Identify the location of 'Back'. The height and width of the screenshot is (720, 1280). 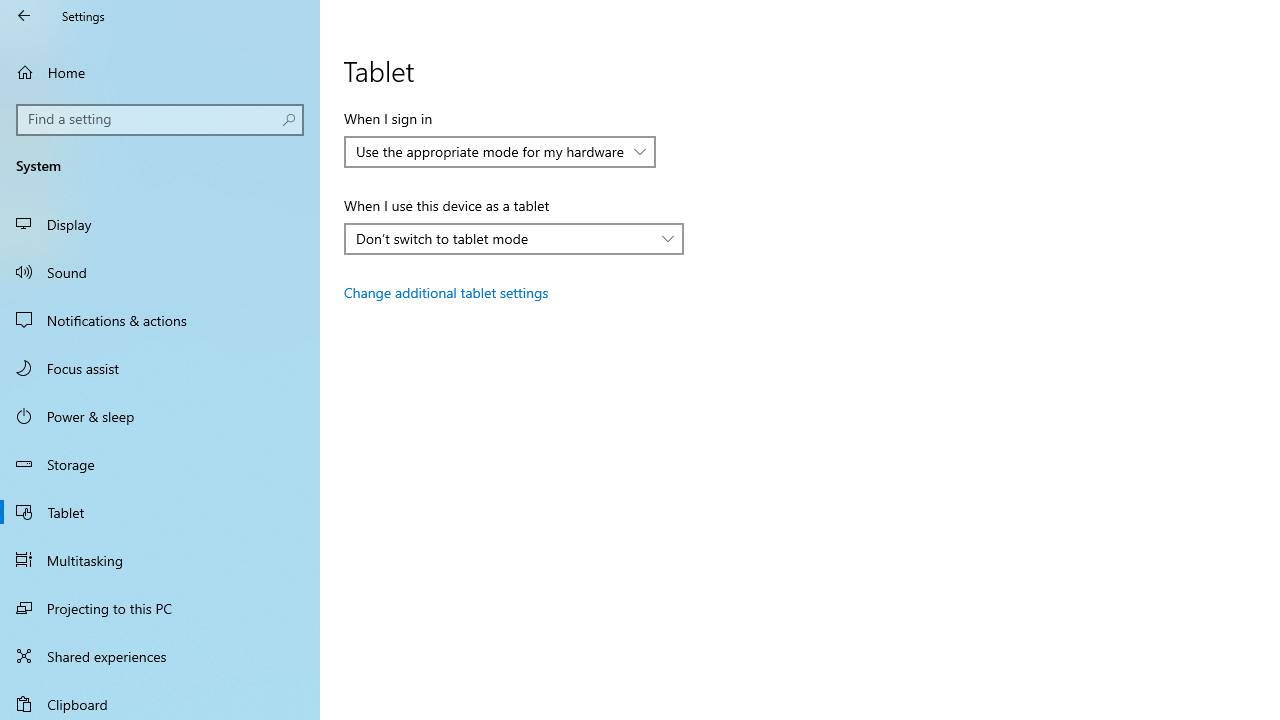
(24, 15).